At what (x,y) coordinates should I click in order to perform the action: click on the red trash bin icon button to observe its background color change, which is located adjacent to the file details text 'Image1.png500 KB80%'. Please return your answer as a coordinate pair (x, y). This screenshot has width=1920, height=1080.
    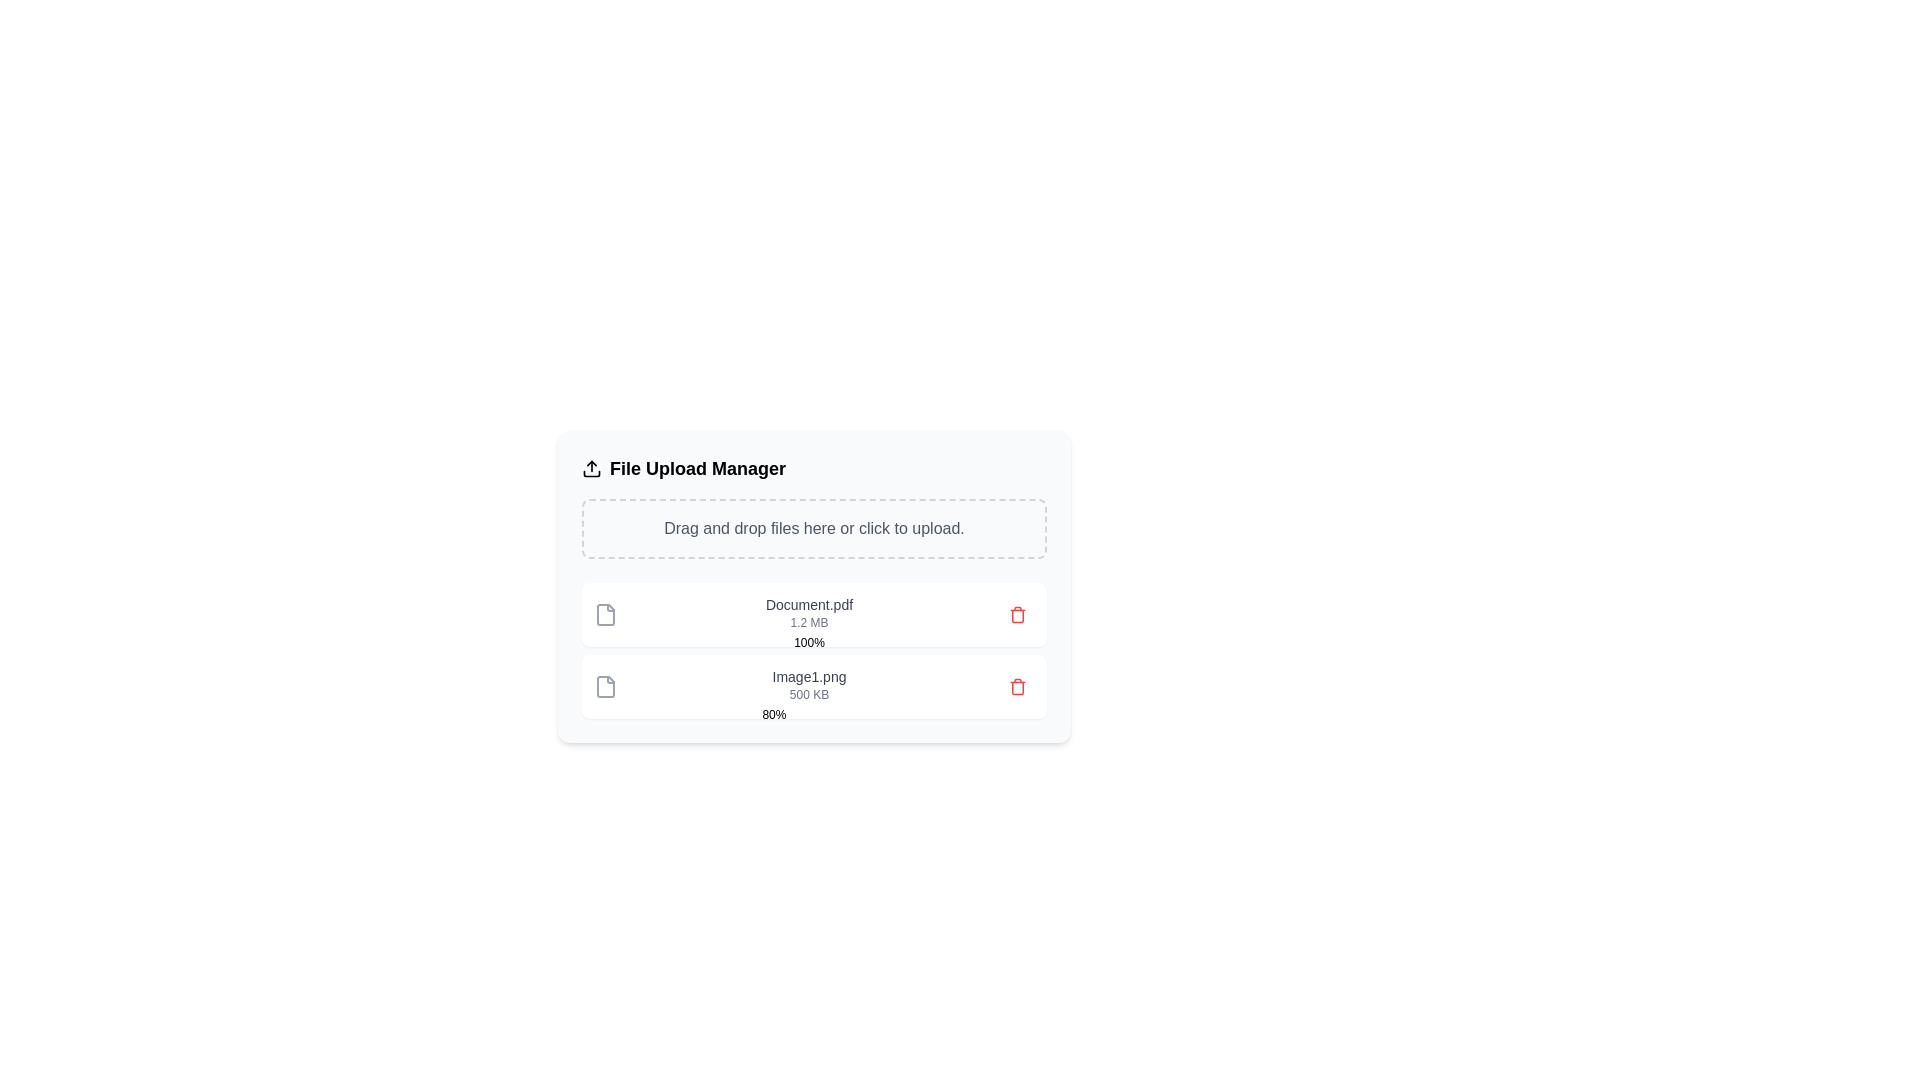
    Looking at the image, I should click on (1017, 685).